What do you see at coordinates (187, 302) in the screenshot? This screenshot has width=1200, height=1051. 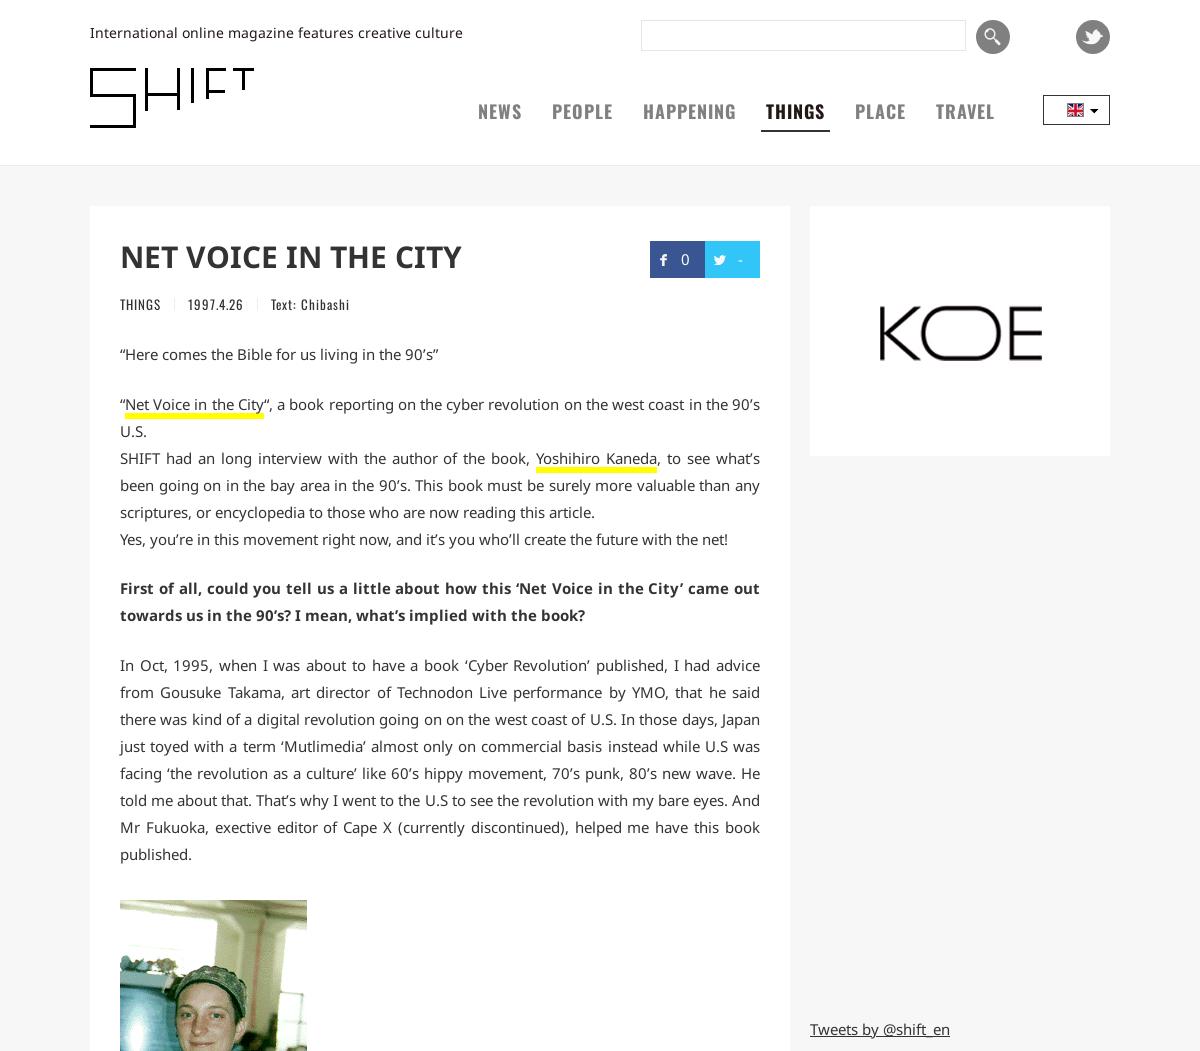 I see `'1997.4.26'` at bounding box center [187, 302].